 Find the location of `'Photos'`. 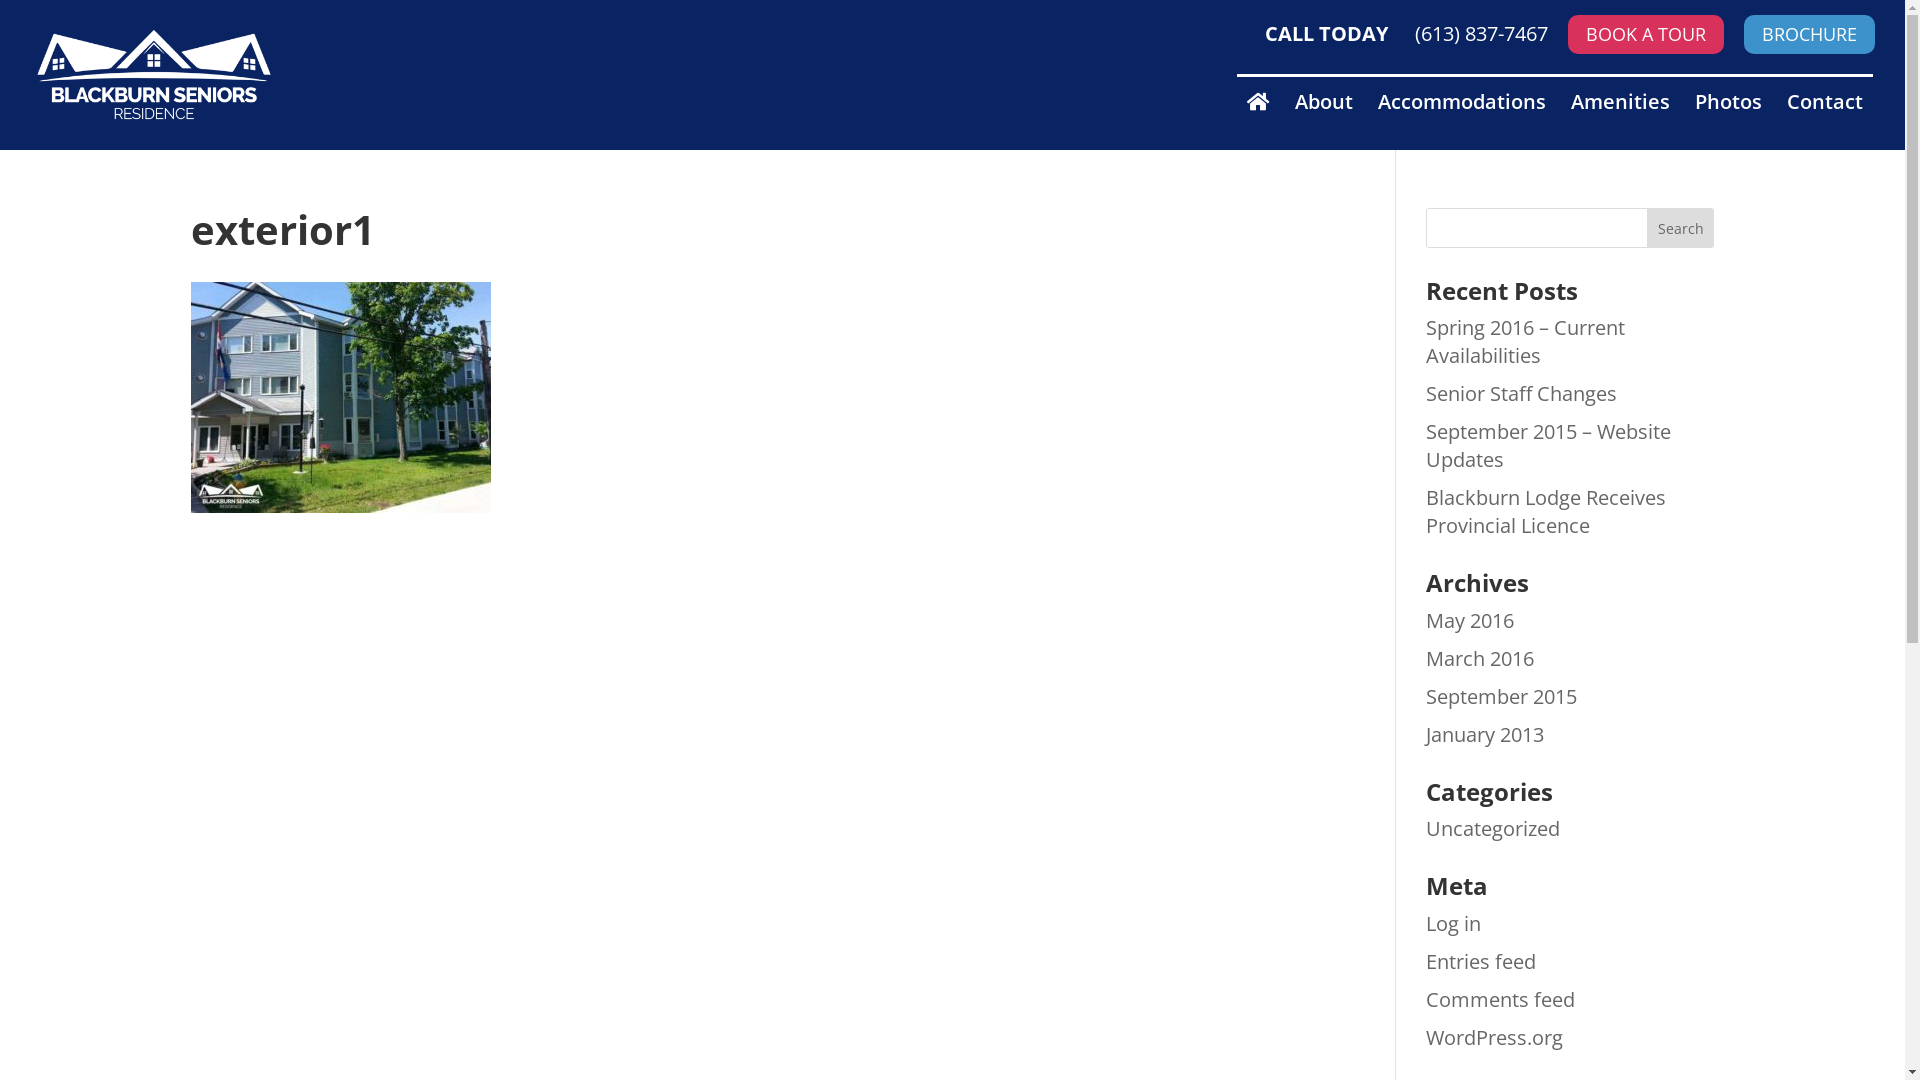

'Photos' is located at coordinates (1727, 120).